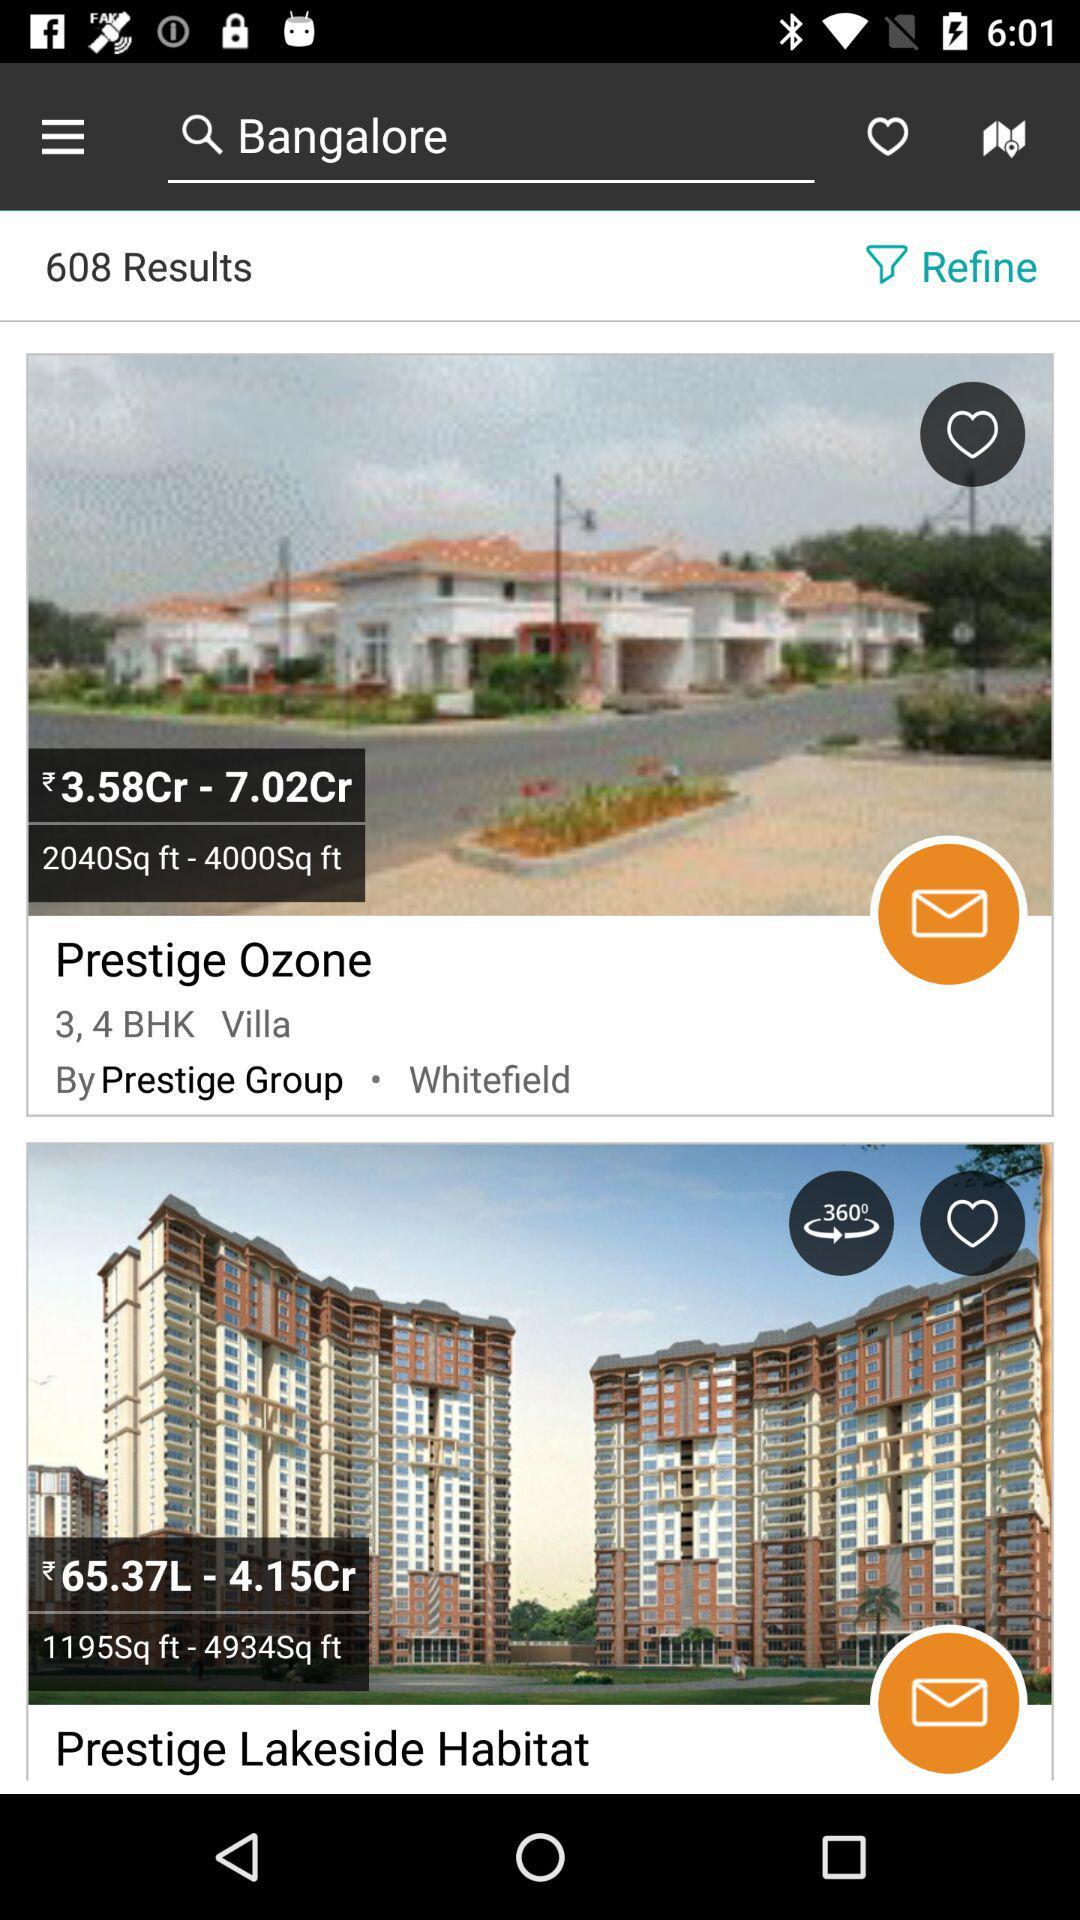 Image resolution: width=1080 pixels, height=1920 pixels. What do you see at coordinates (83, 135) in the screenshot?
I see `open more options` at bounding box center [83, 135].